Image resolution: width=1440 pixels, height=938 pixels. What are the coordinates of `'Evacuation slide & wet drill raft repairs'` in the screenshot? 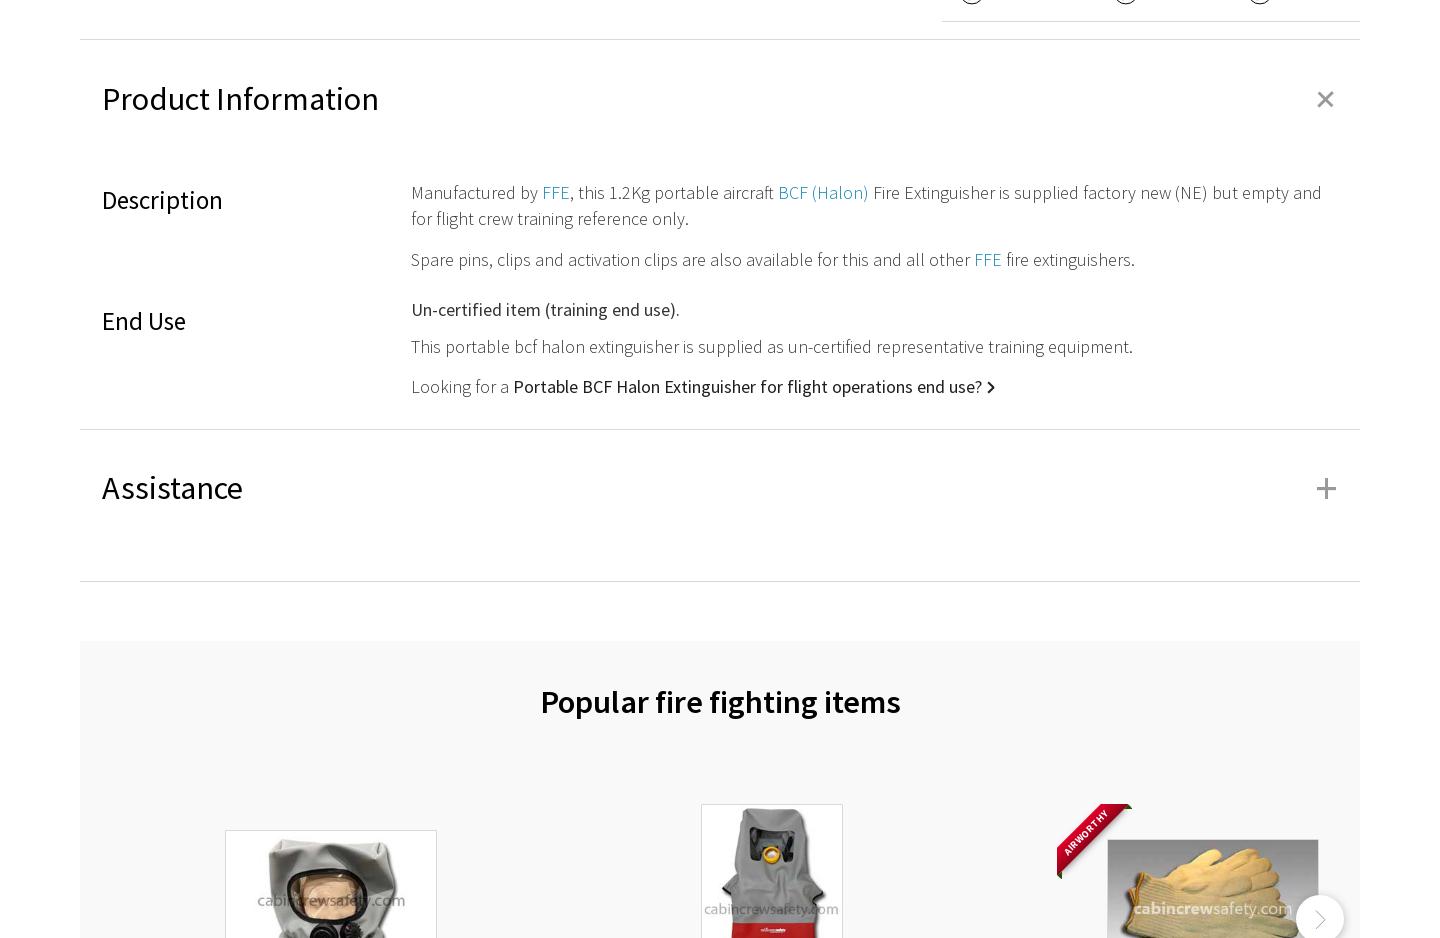 It's located at (571, 708).